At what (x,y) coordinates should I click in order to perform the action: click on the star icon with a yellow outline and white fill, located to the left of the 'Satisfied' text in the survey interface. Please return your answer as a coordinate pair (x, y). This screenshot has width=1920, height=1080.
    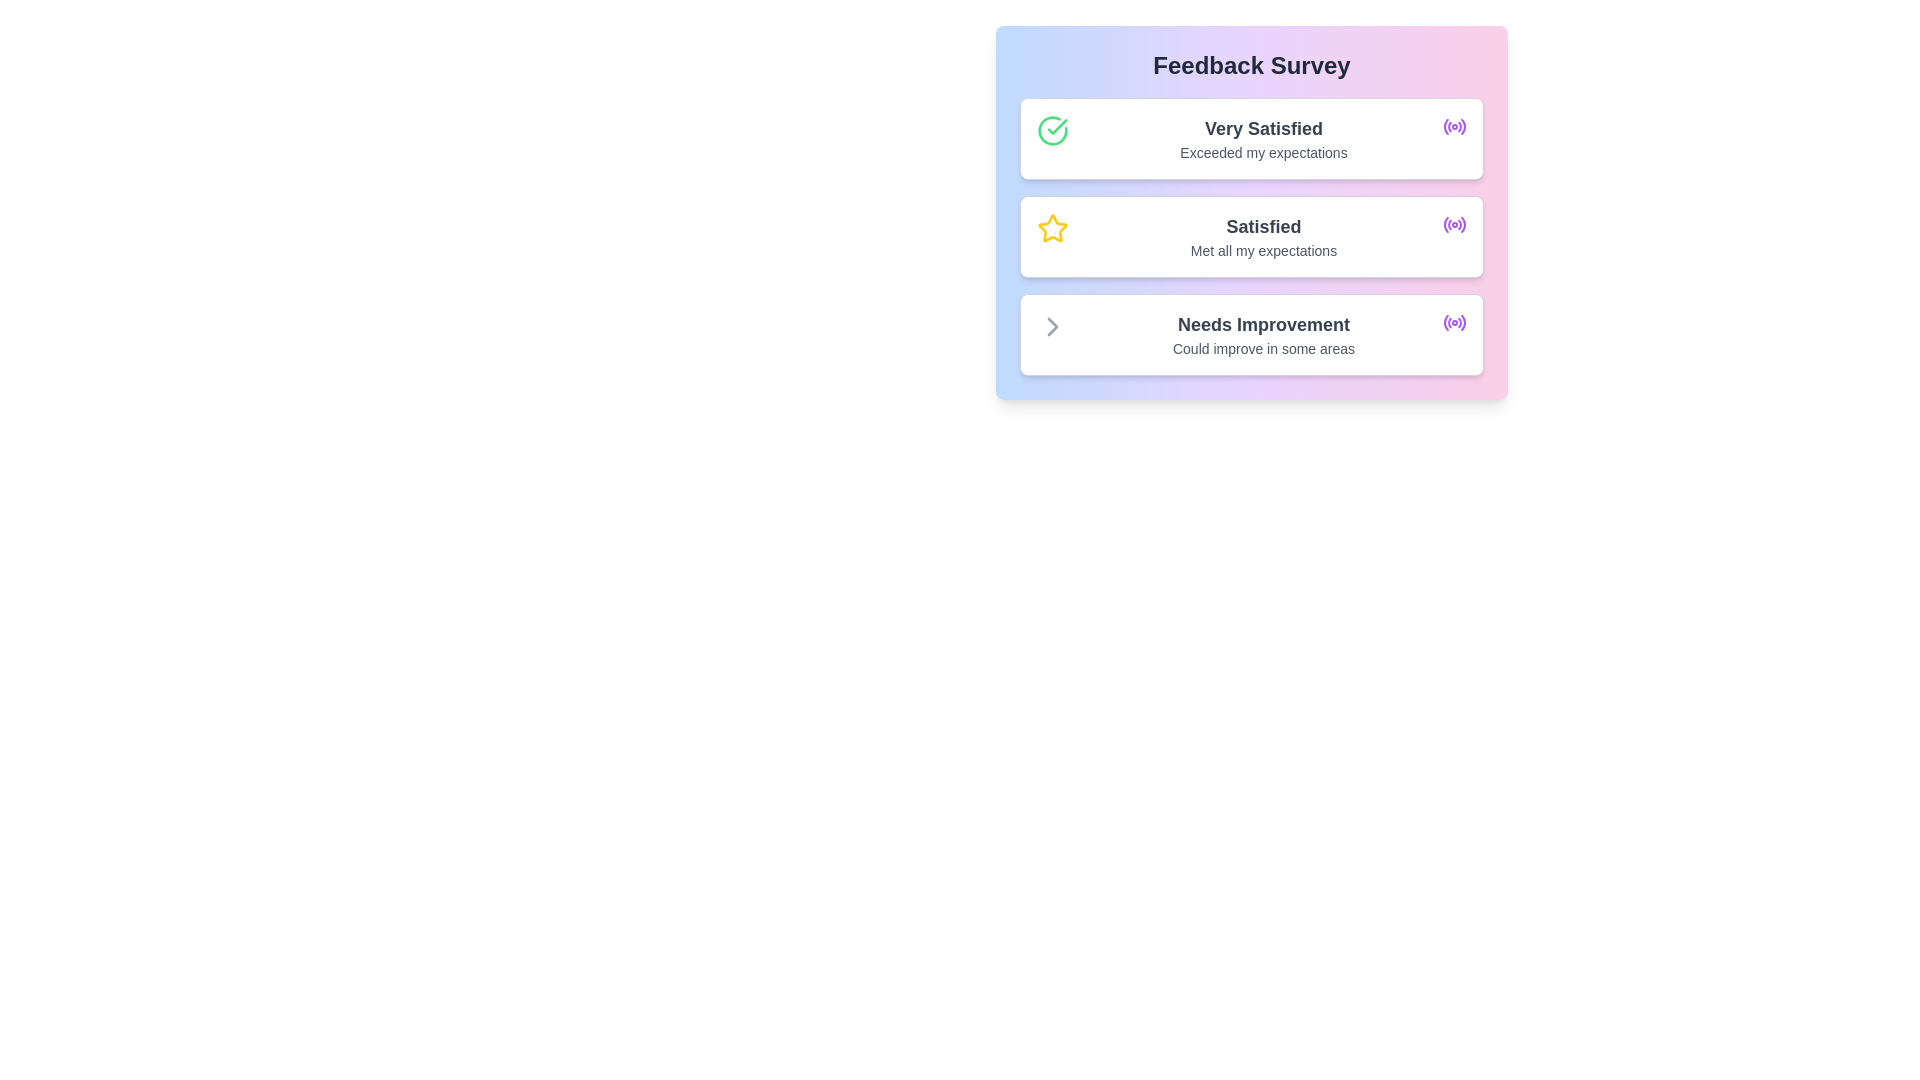
    Looking at the image, I should click on (1051, 227).